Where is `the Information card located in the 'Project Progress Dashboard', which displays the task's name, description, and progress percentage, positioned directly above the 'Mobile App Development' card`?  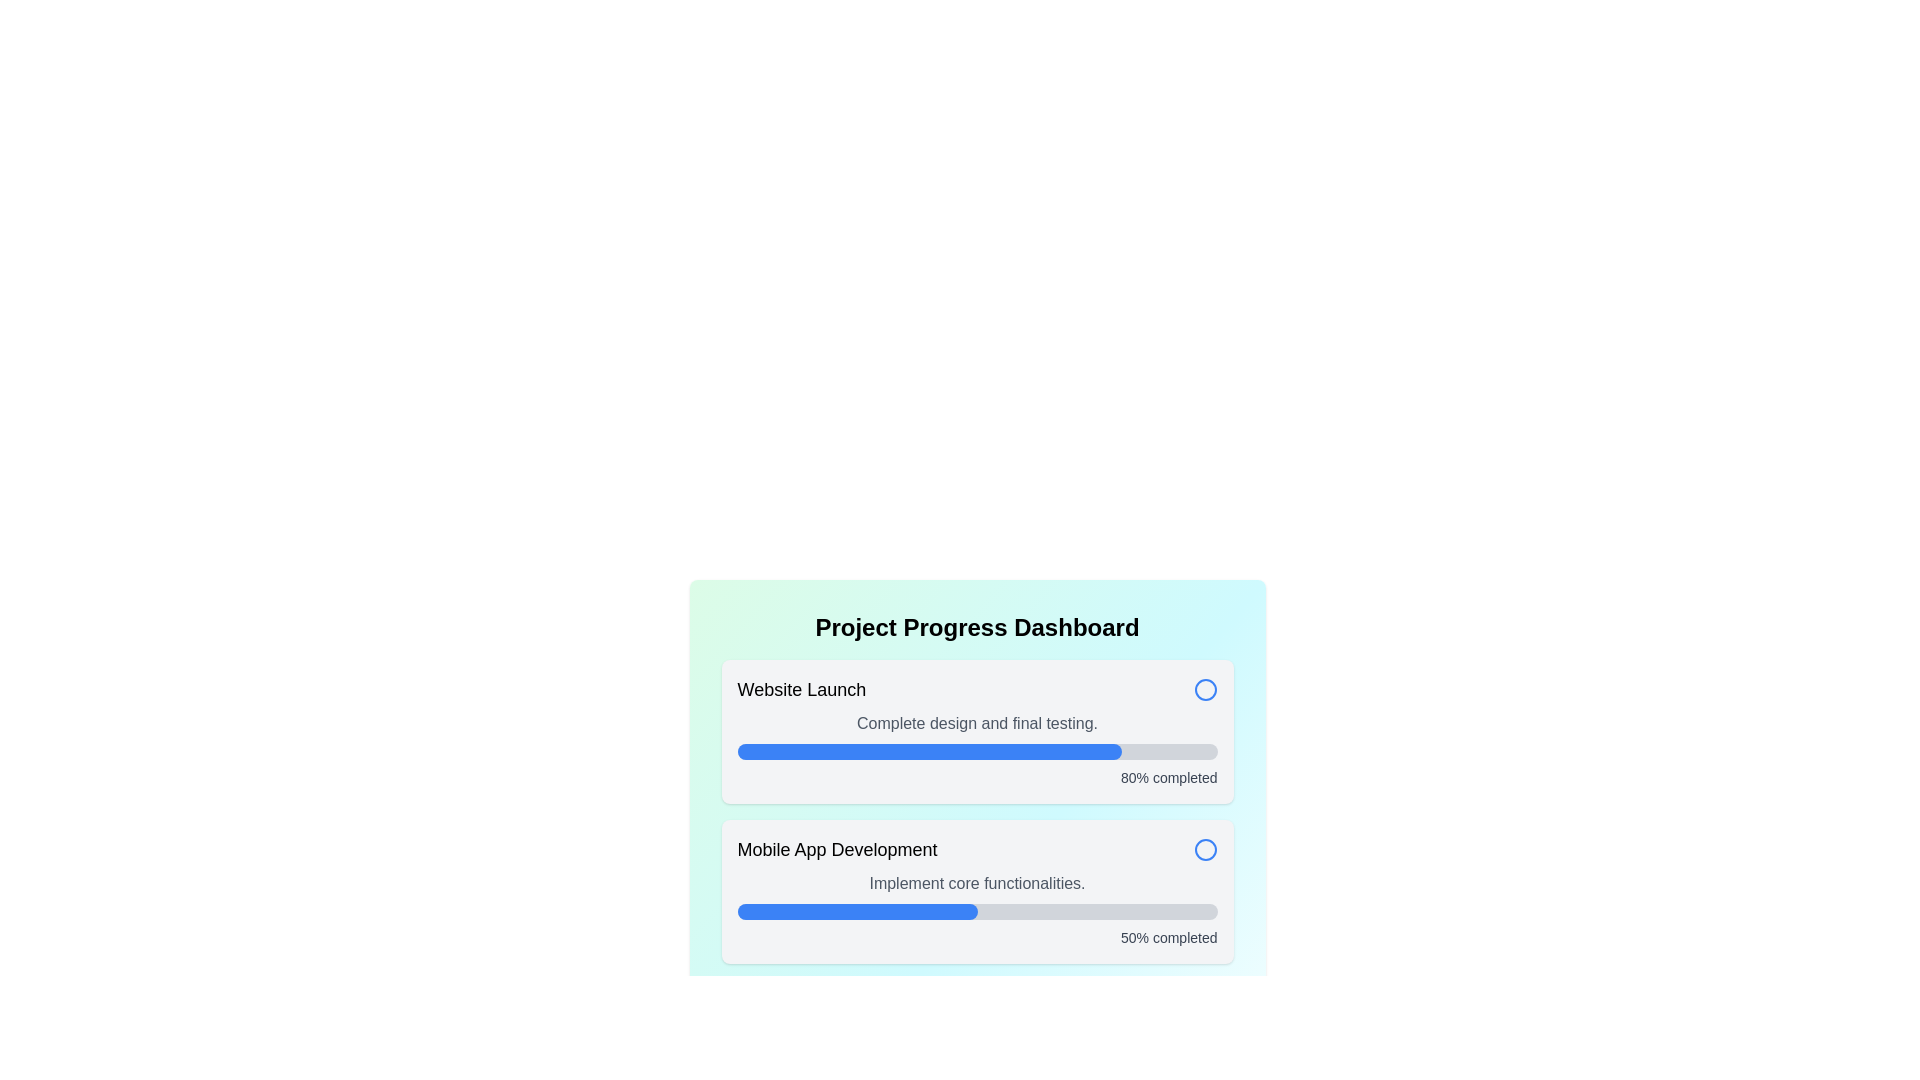
the Information card located in the 'Project Progress Dashboard', which displays the task's name, description, and progress percentage, positioned directly above the 'Mobile App Development' card is located at coordinates (977, 732).